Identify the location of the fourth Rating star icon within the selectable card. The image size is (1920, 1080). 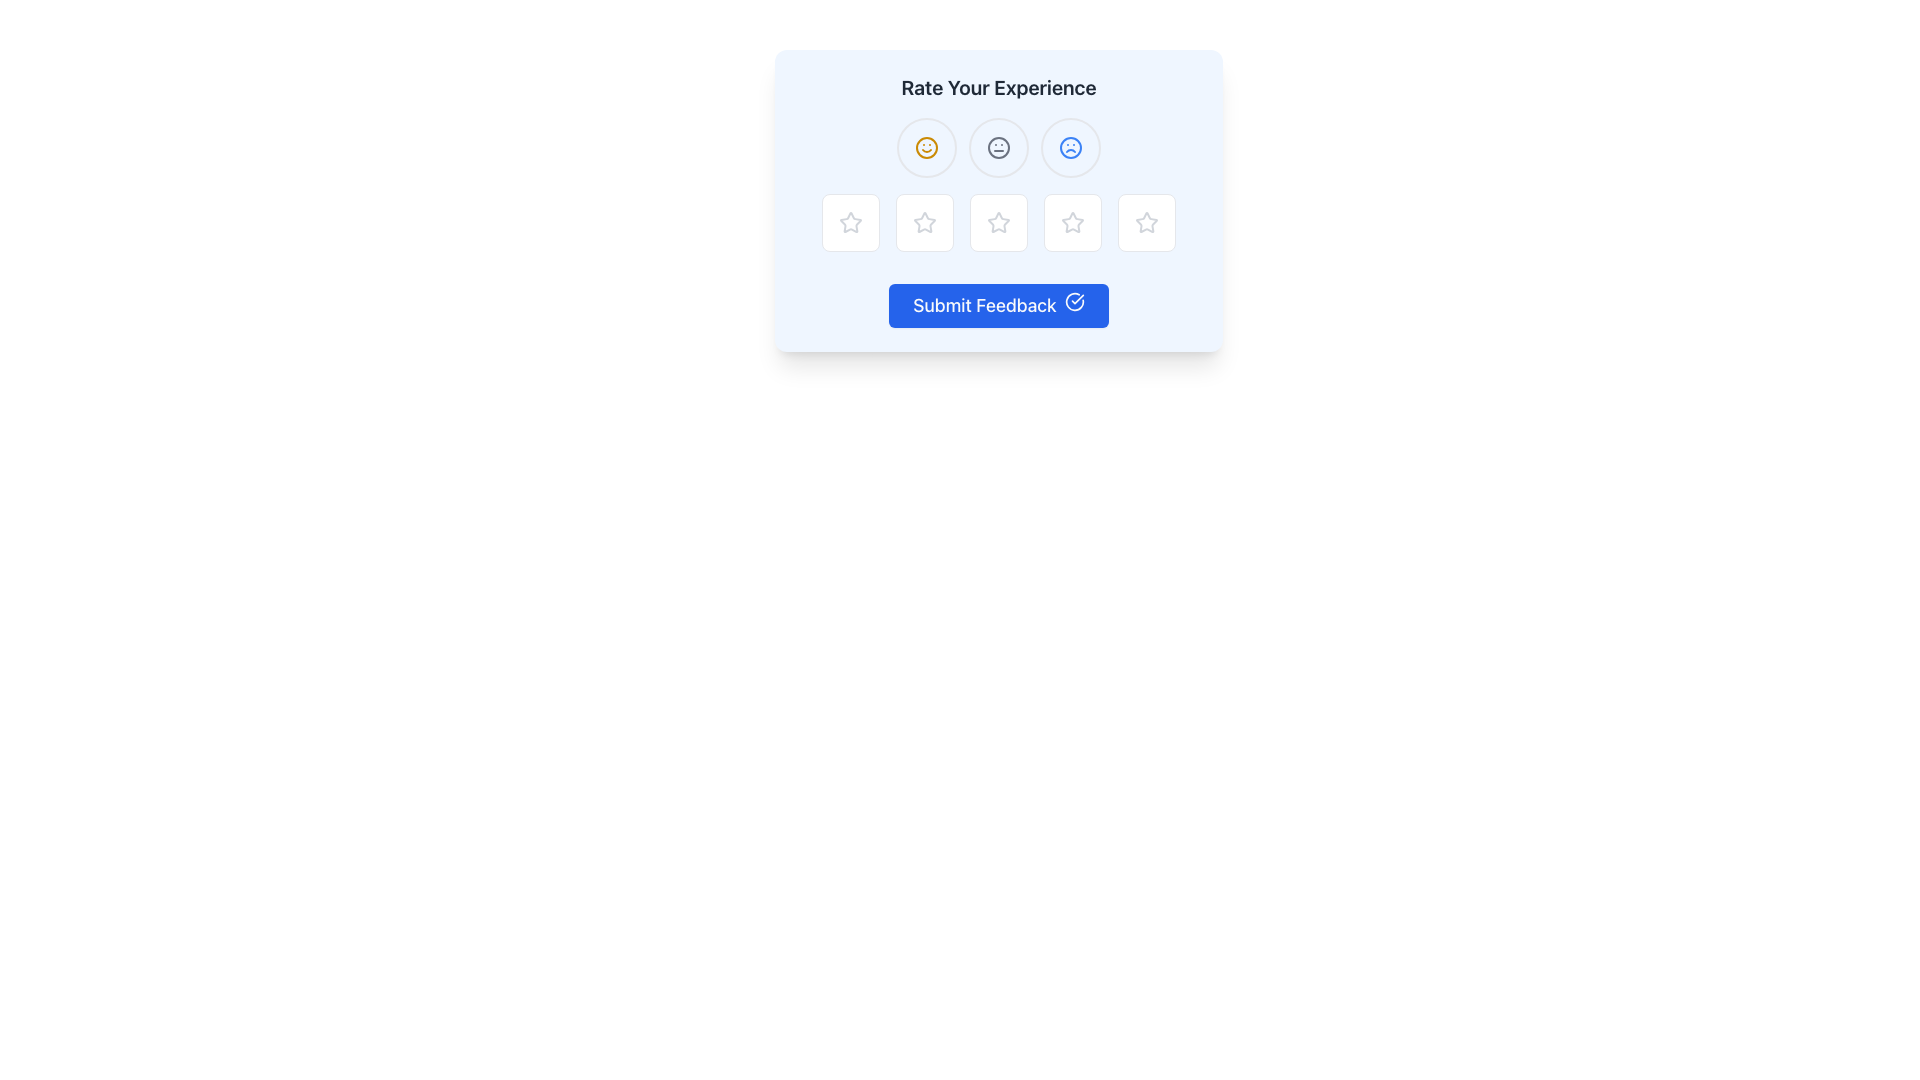
(1072, 223).